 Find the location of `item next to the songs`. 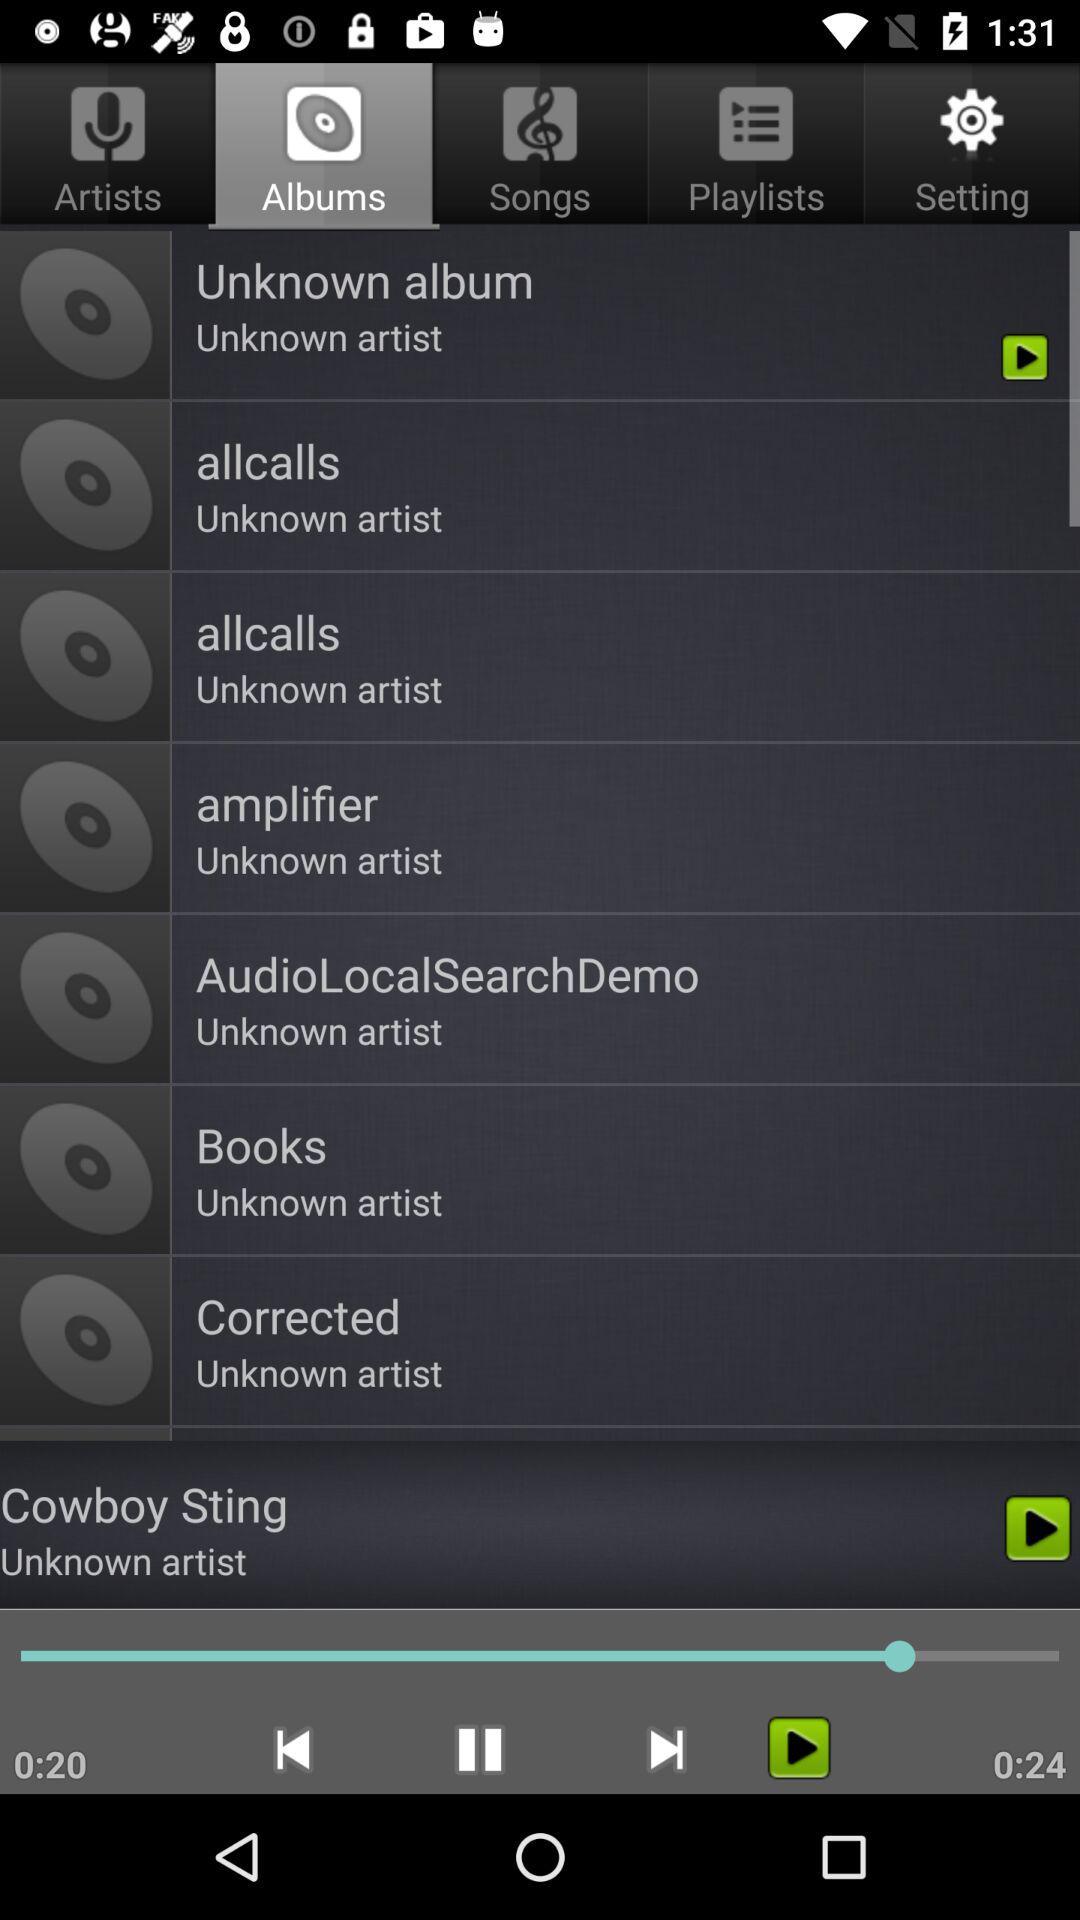

item next to the songs is located at coordinates (967, 146).